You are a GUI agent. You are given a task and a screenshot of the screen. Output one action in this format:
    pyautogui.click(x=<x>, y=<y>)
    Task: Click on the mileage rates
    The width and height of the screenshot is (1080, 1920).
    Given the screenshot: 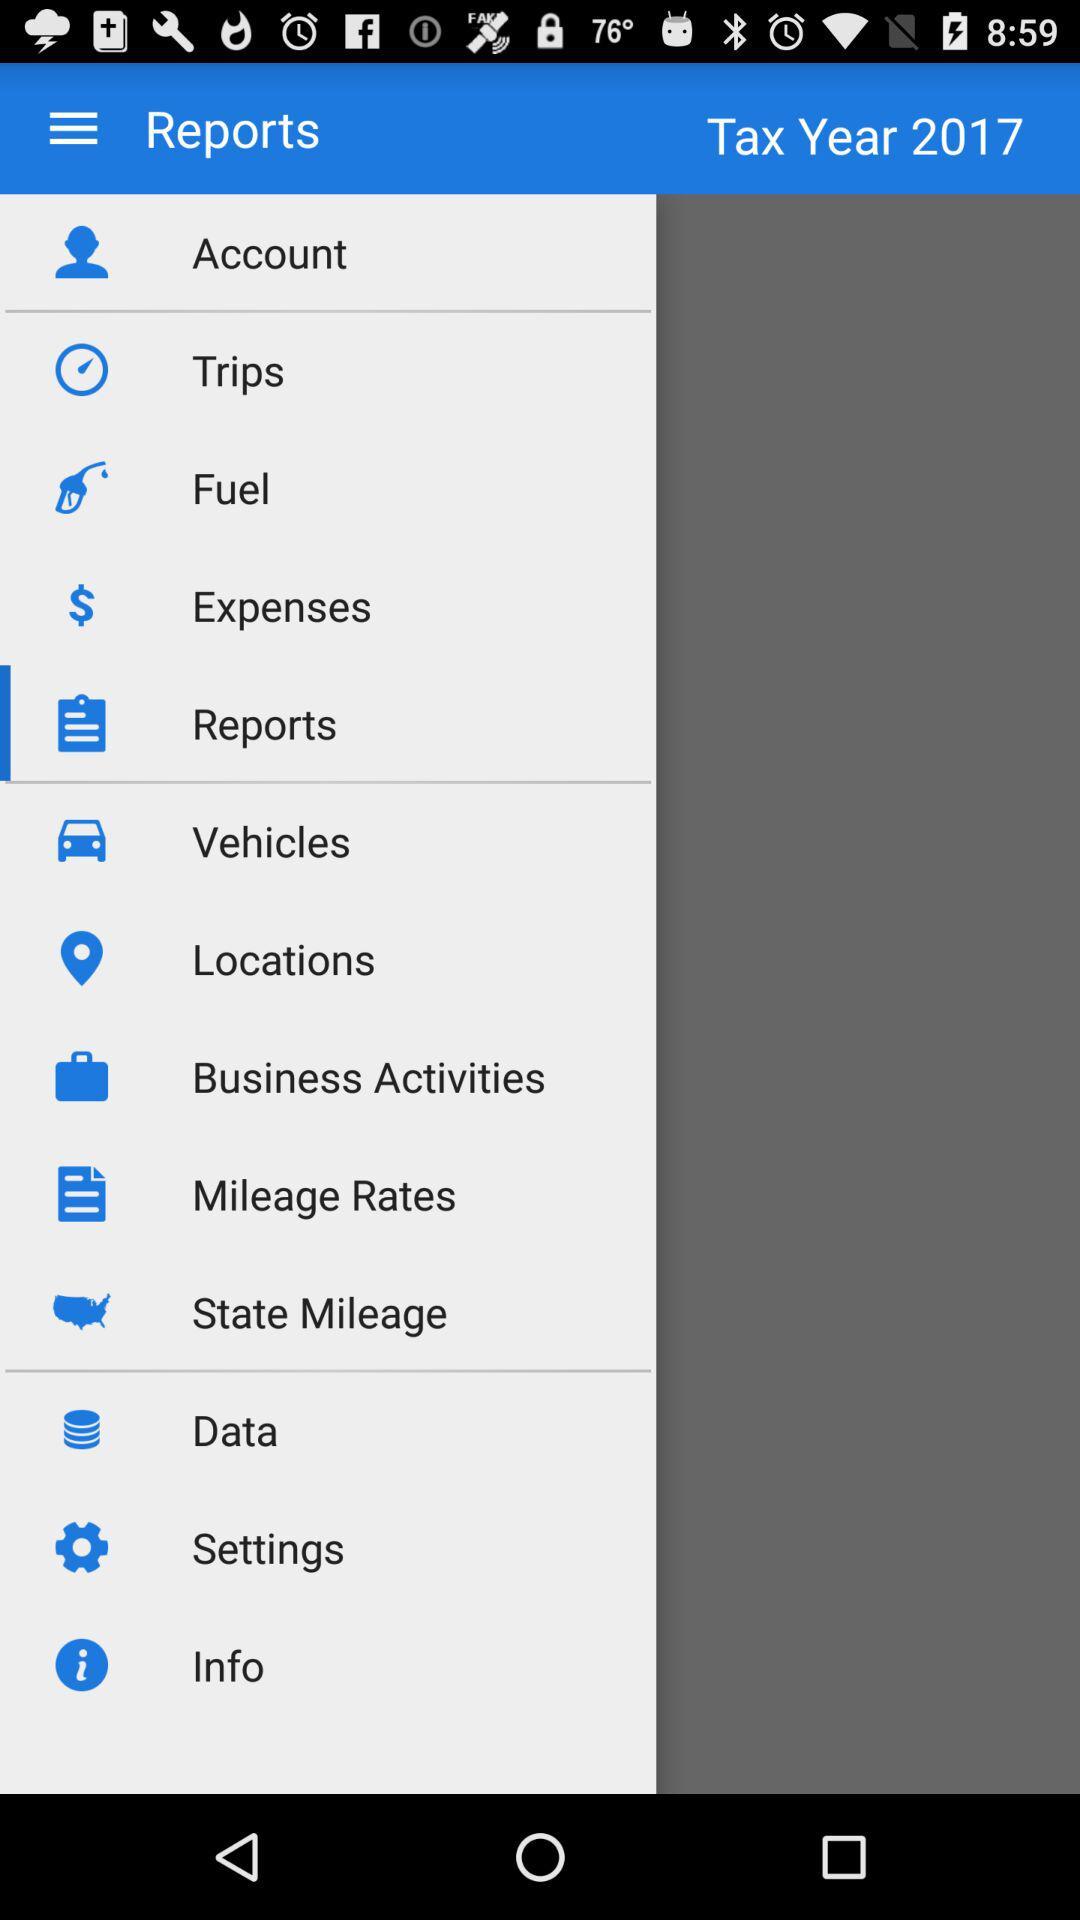 What is the action you would take?
    pyautogui.click(x=323, y=1194)
    